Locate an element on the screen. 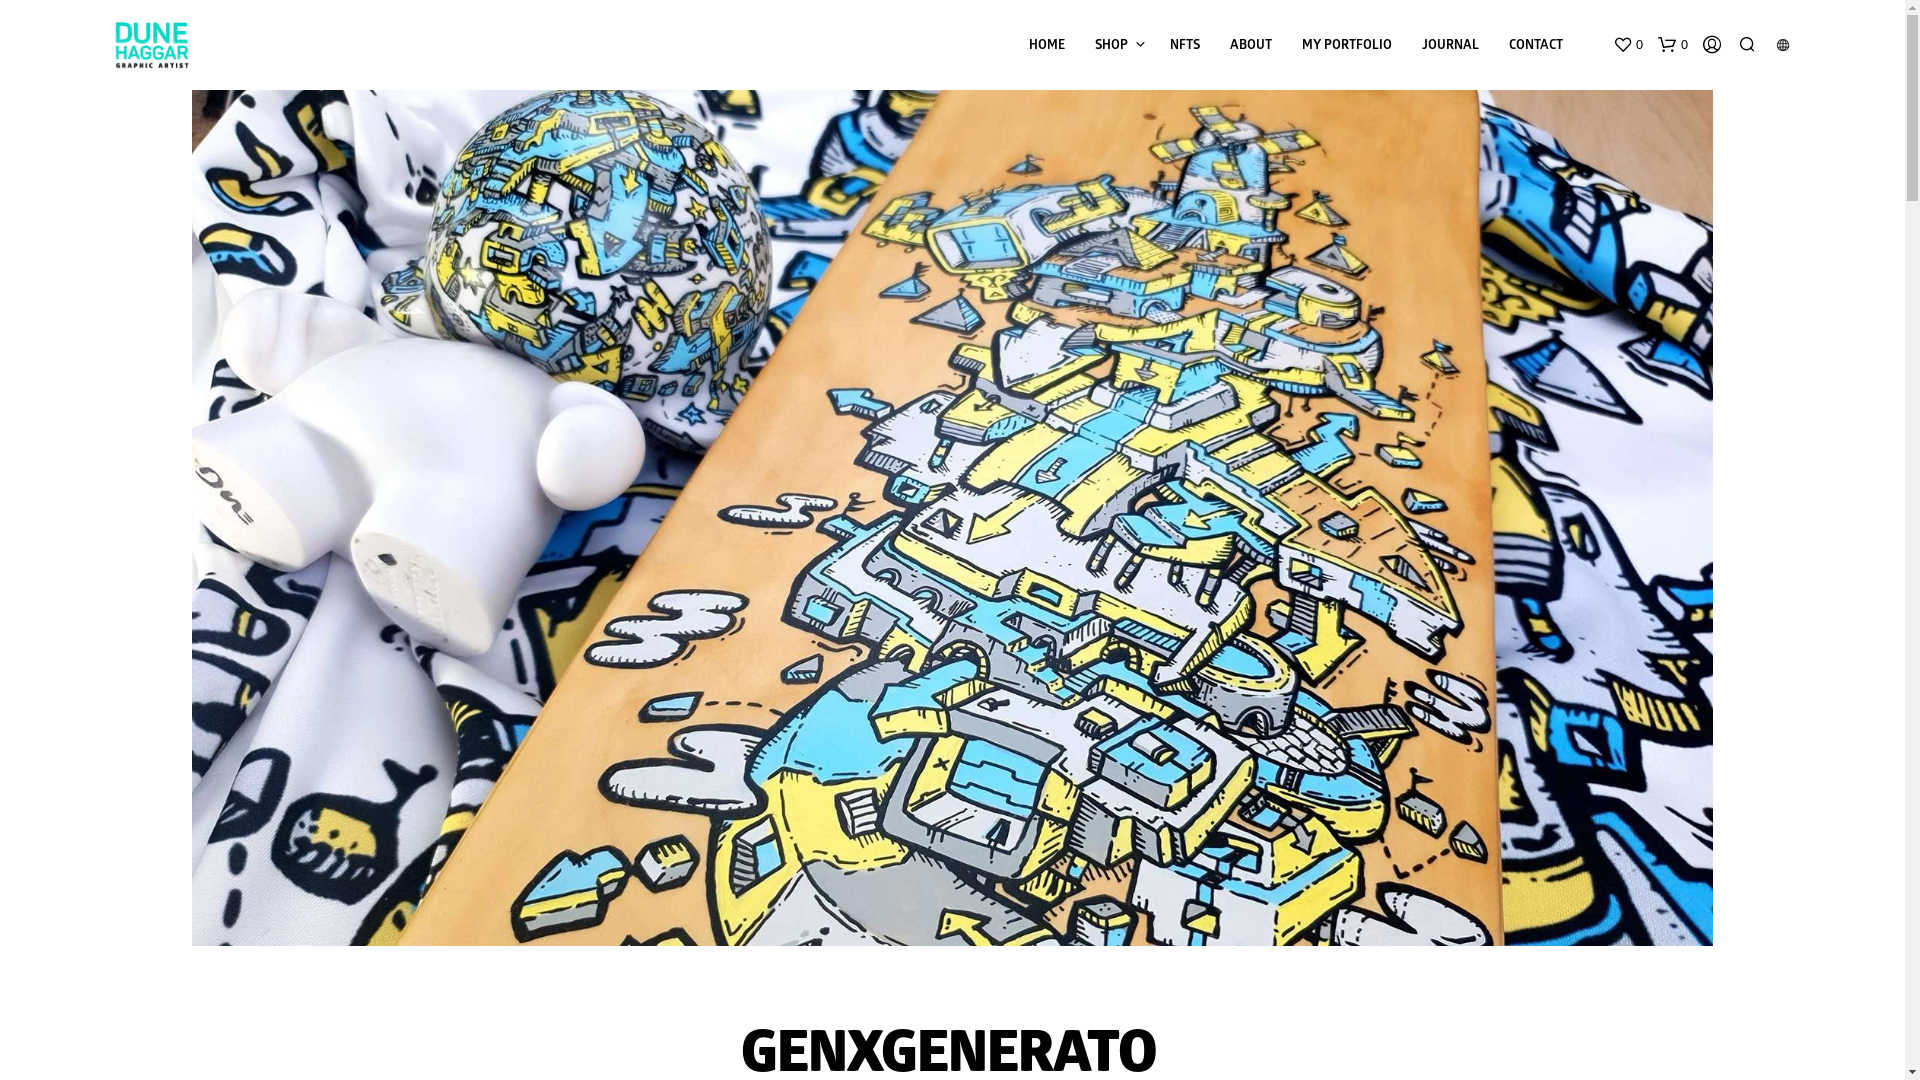 The height and width of the screenshot is (1080, 1920). 'SHOP' is located at coordinates (1110, 45).